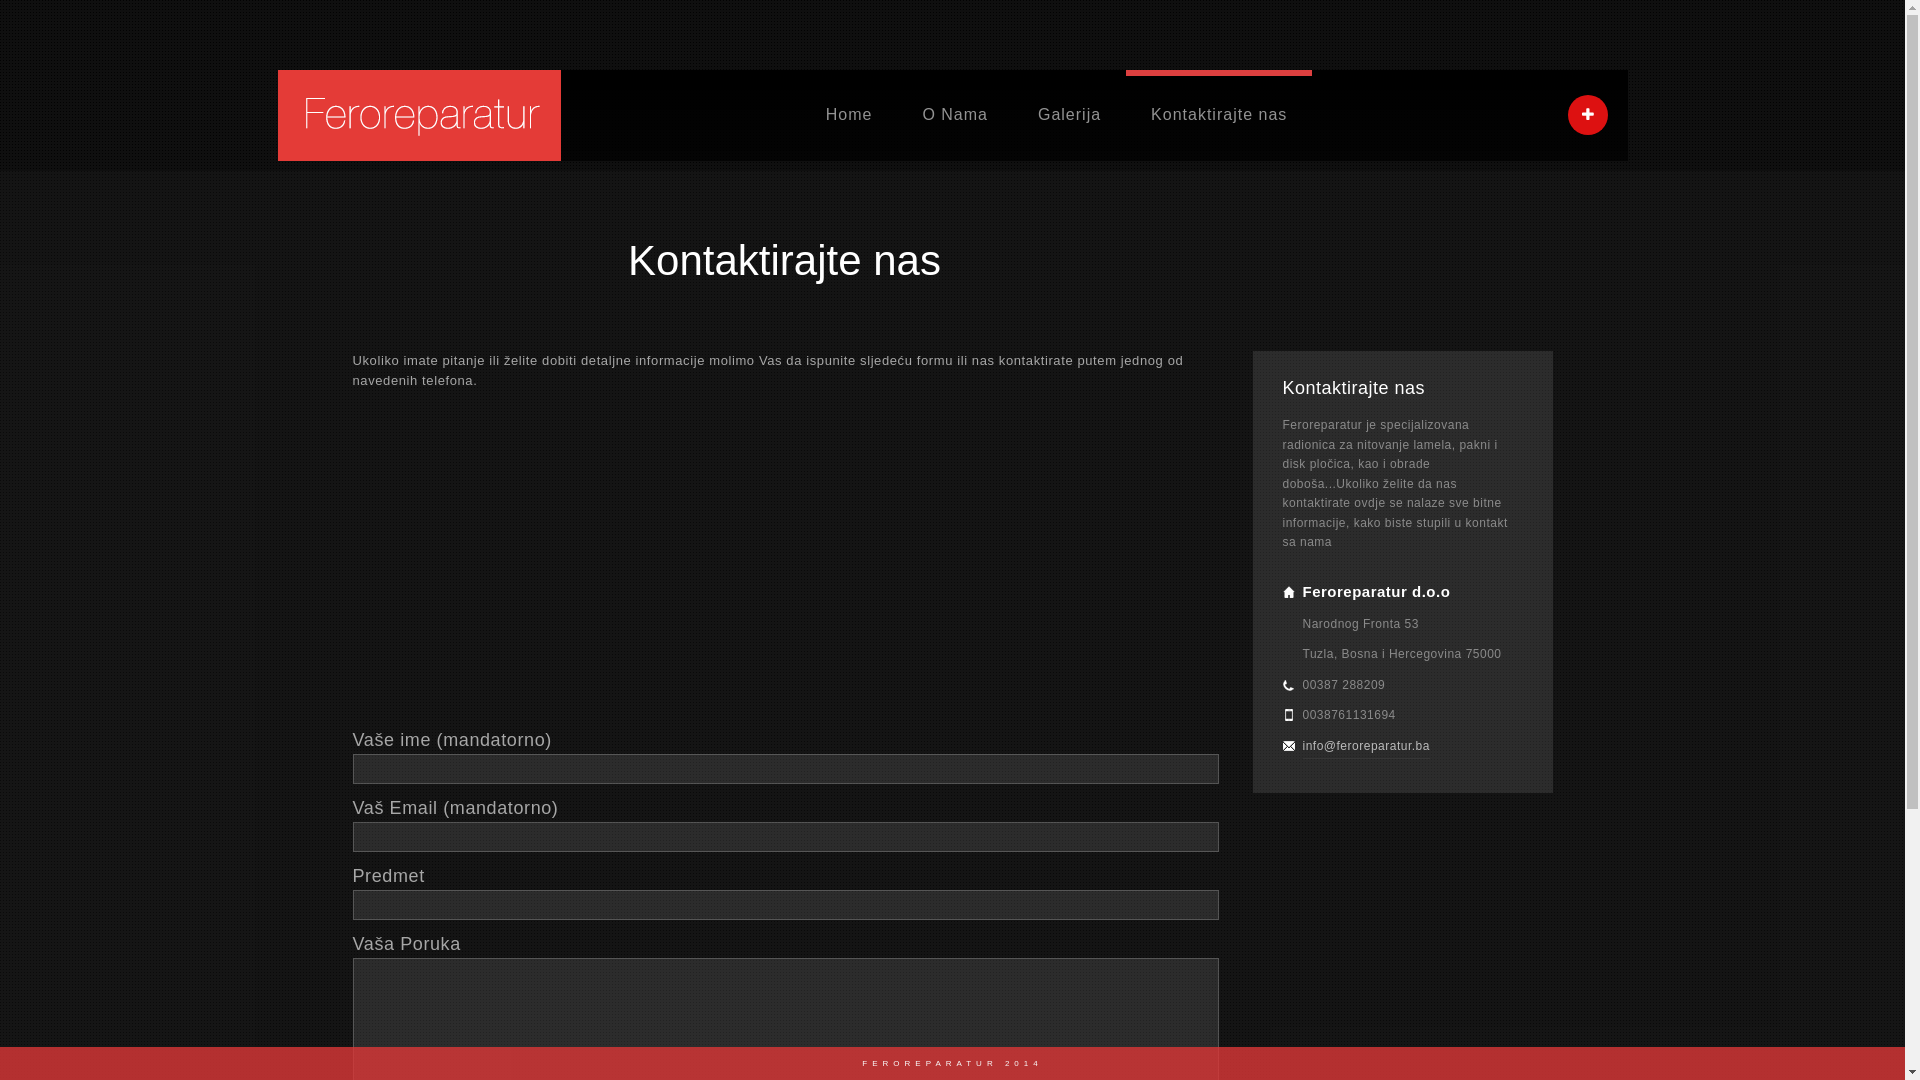  Describe the element at coordinates (1364, 746) in the screenshot. I see `'info@feroreparatur.ba'` at that location.